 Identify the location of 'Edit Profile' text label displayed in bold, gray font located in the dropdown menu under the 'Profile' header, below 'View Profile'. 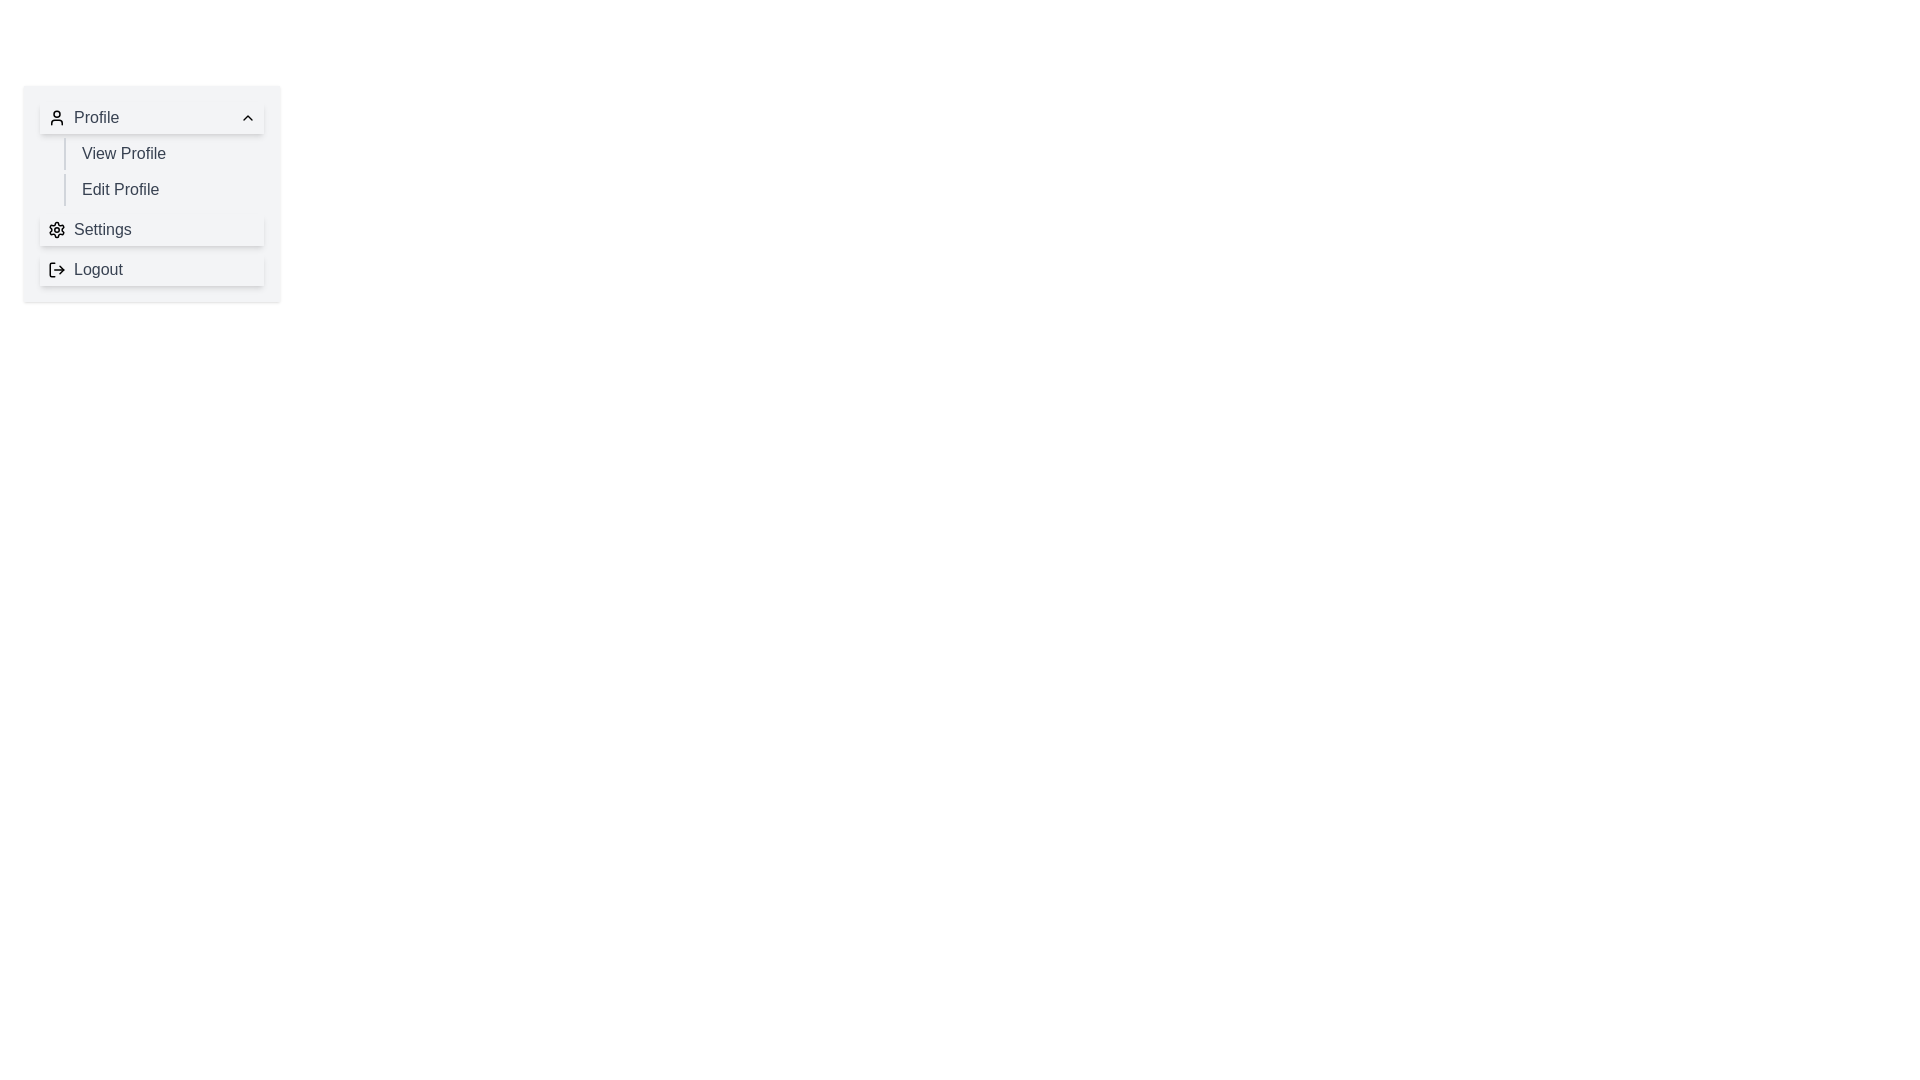
(119, 189).